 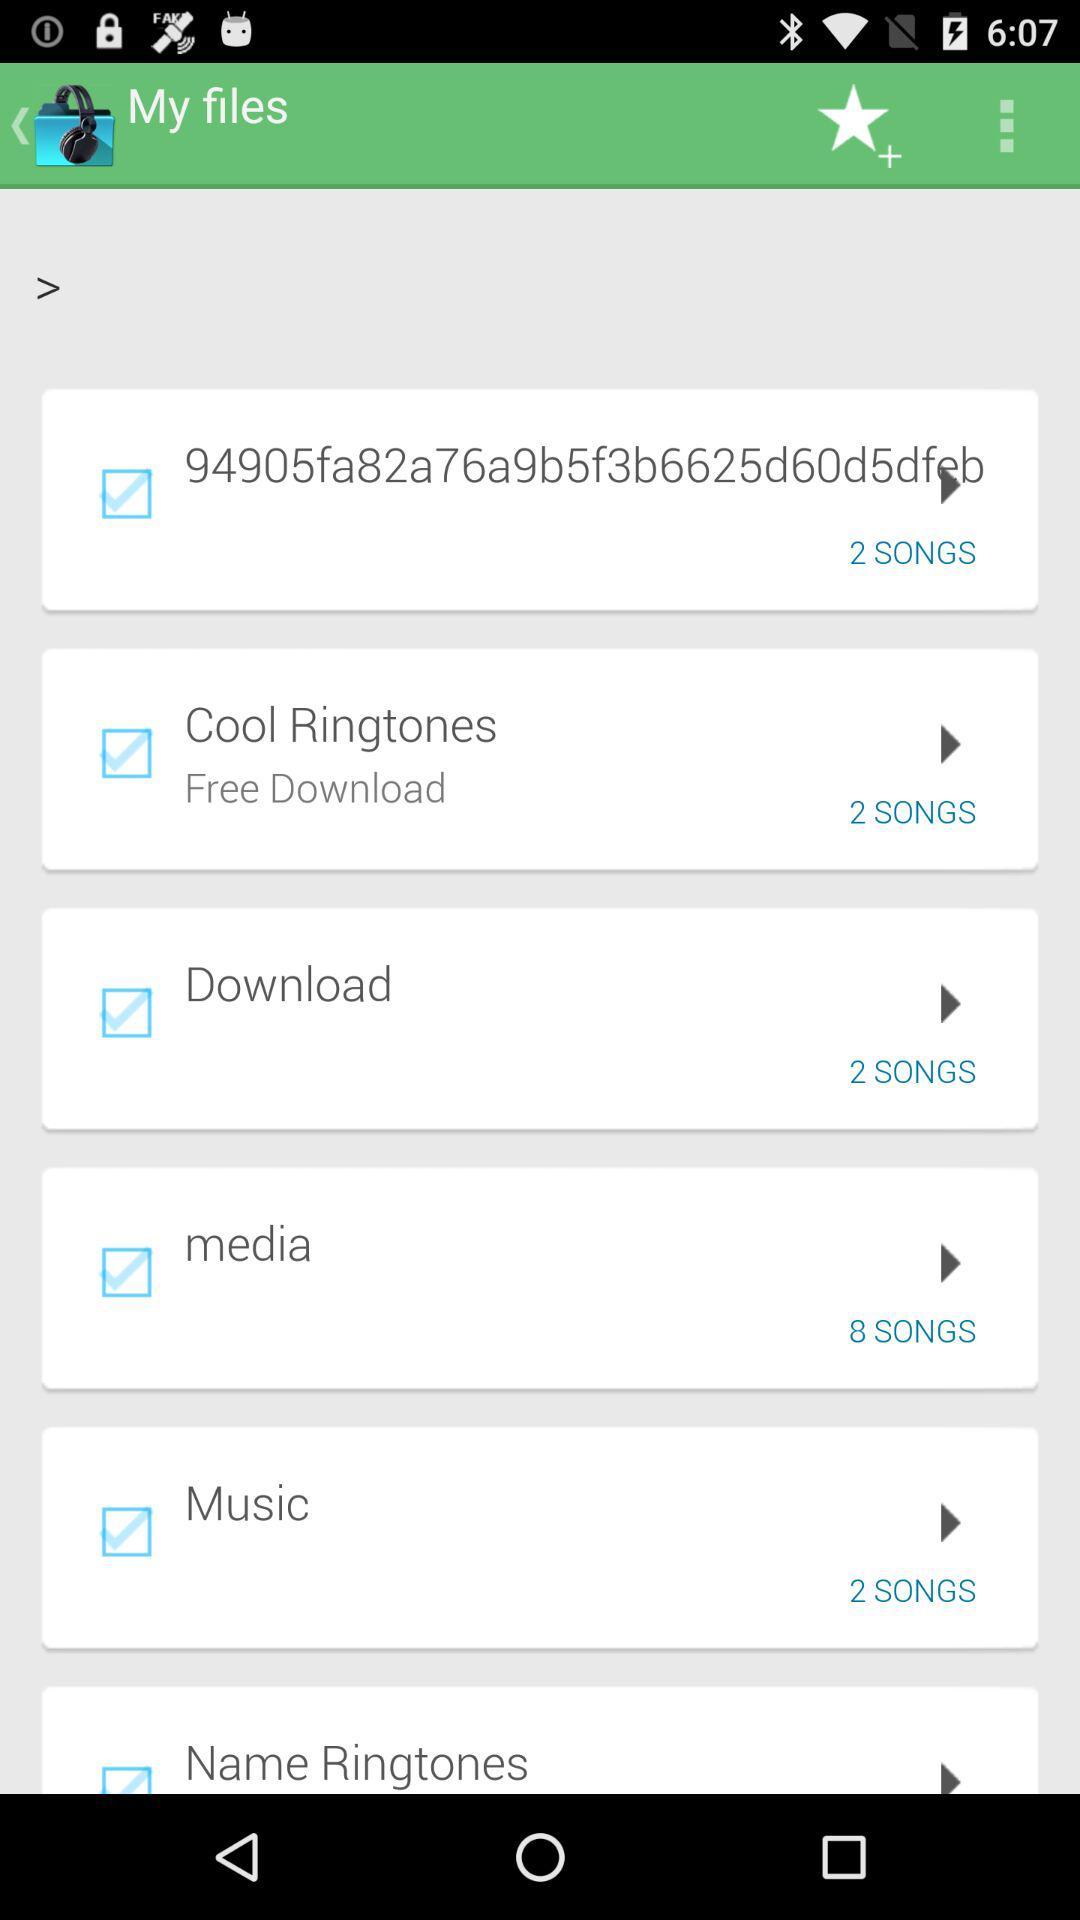 I want to click on app below the 2 songs item, so click(x=596, y=1241).